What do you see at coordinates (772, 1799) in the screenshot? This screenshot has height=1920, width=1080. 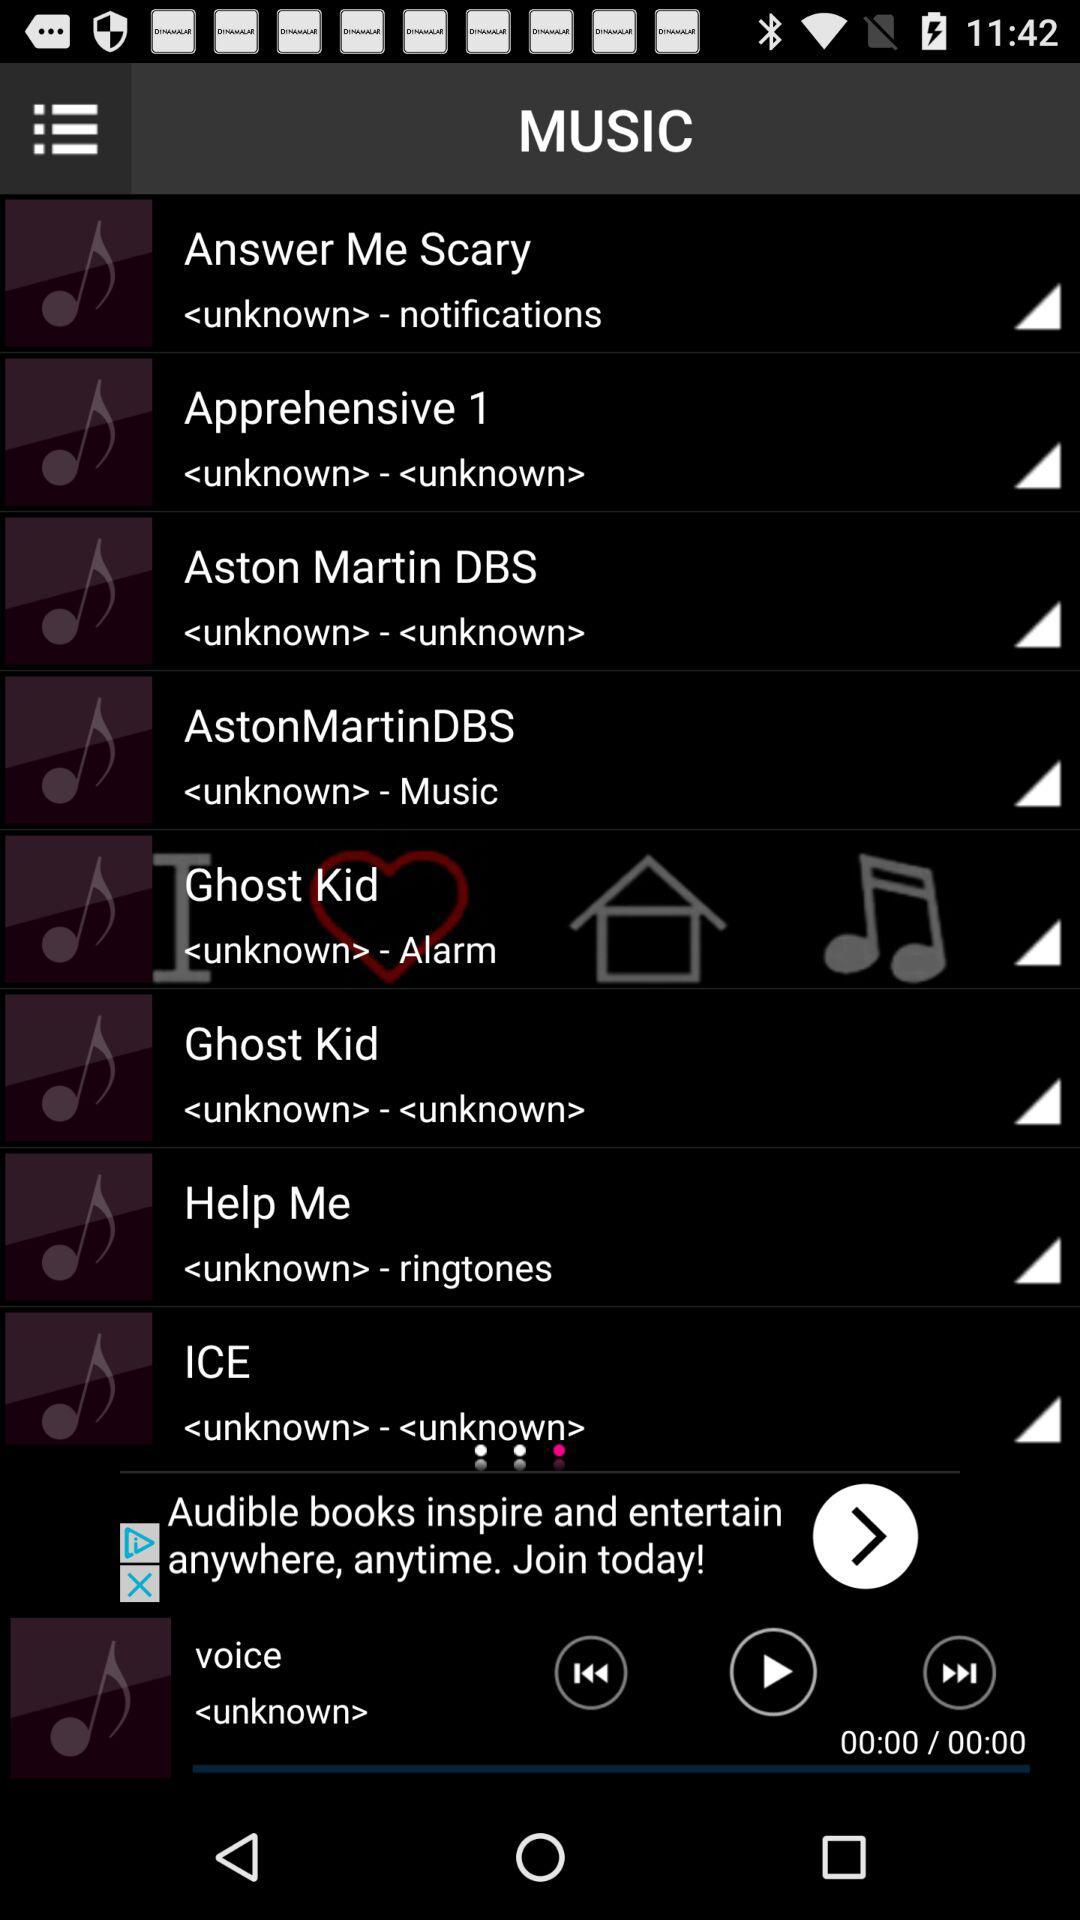 I see `the play icon` at bounding box center [772, 1799].